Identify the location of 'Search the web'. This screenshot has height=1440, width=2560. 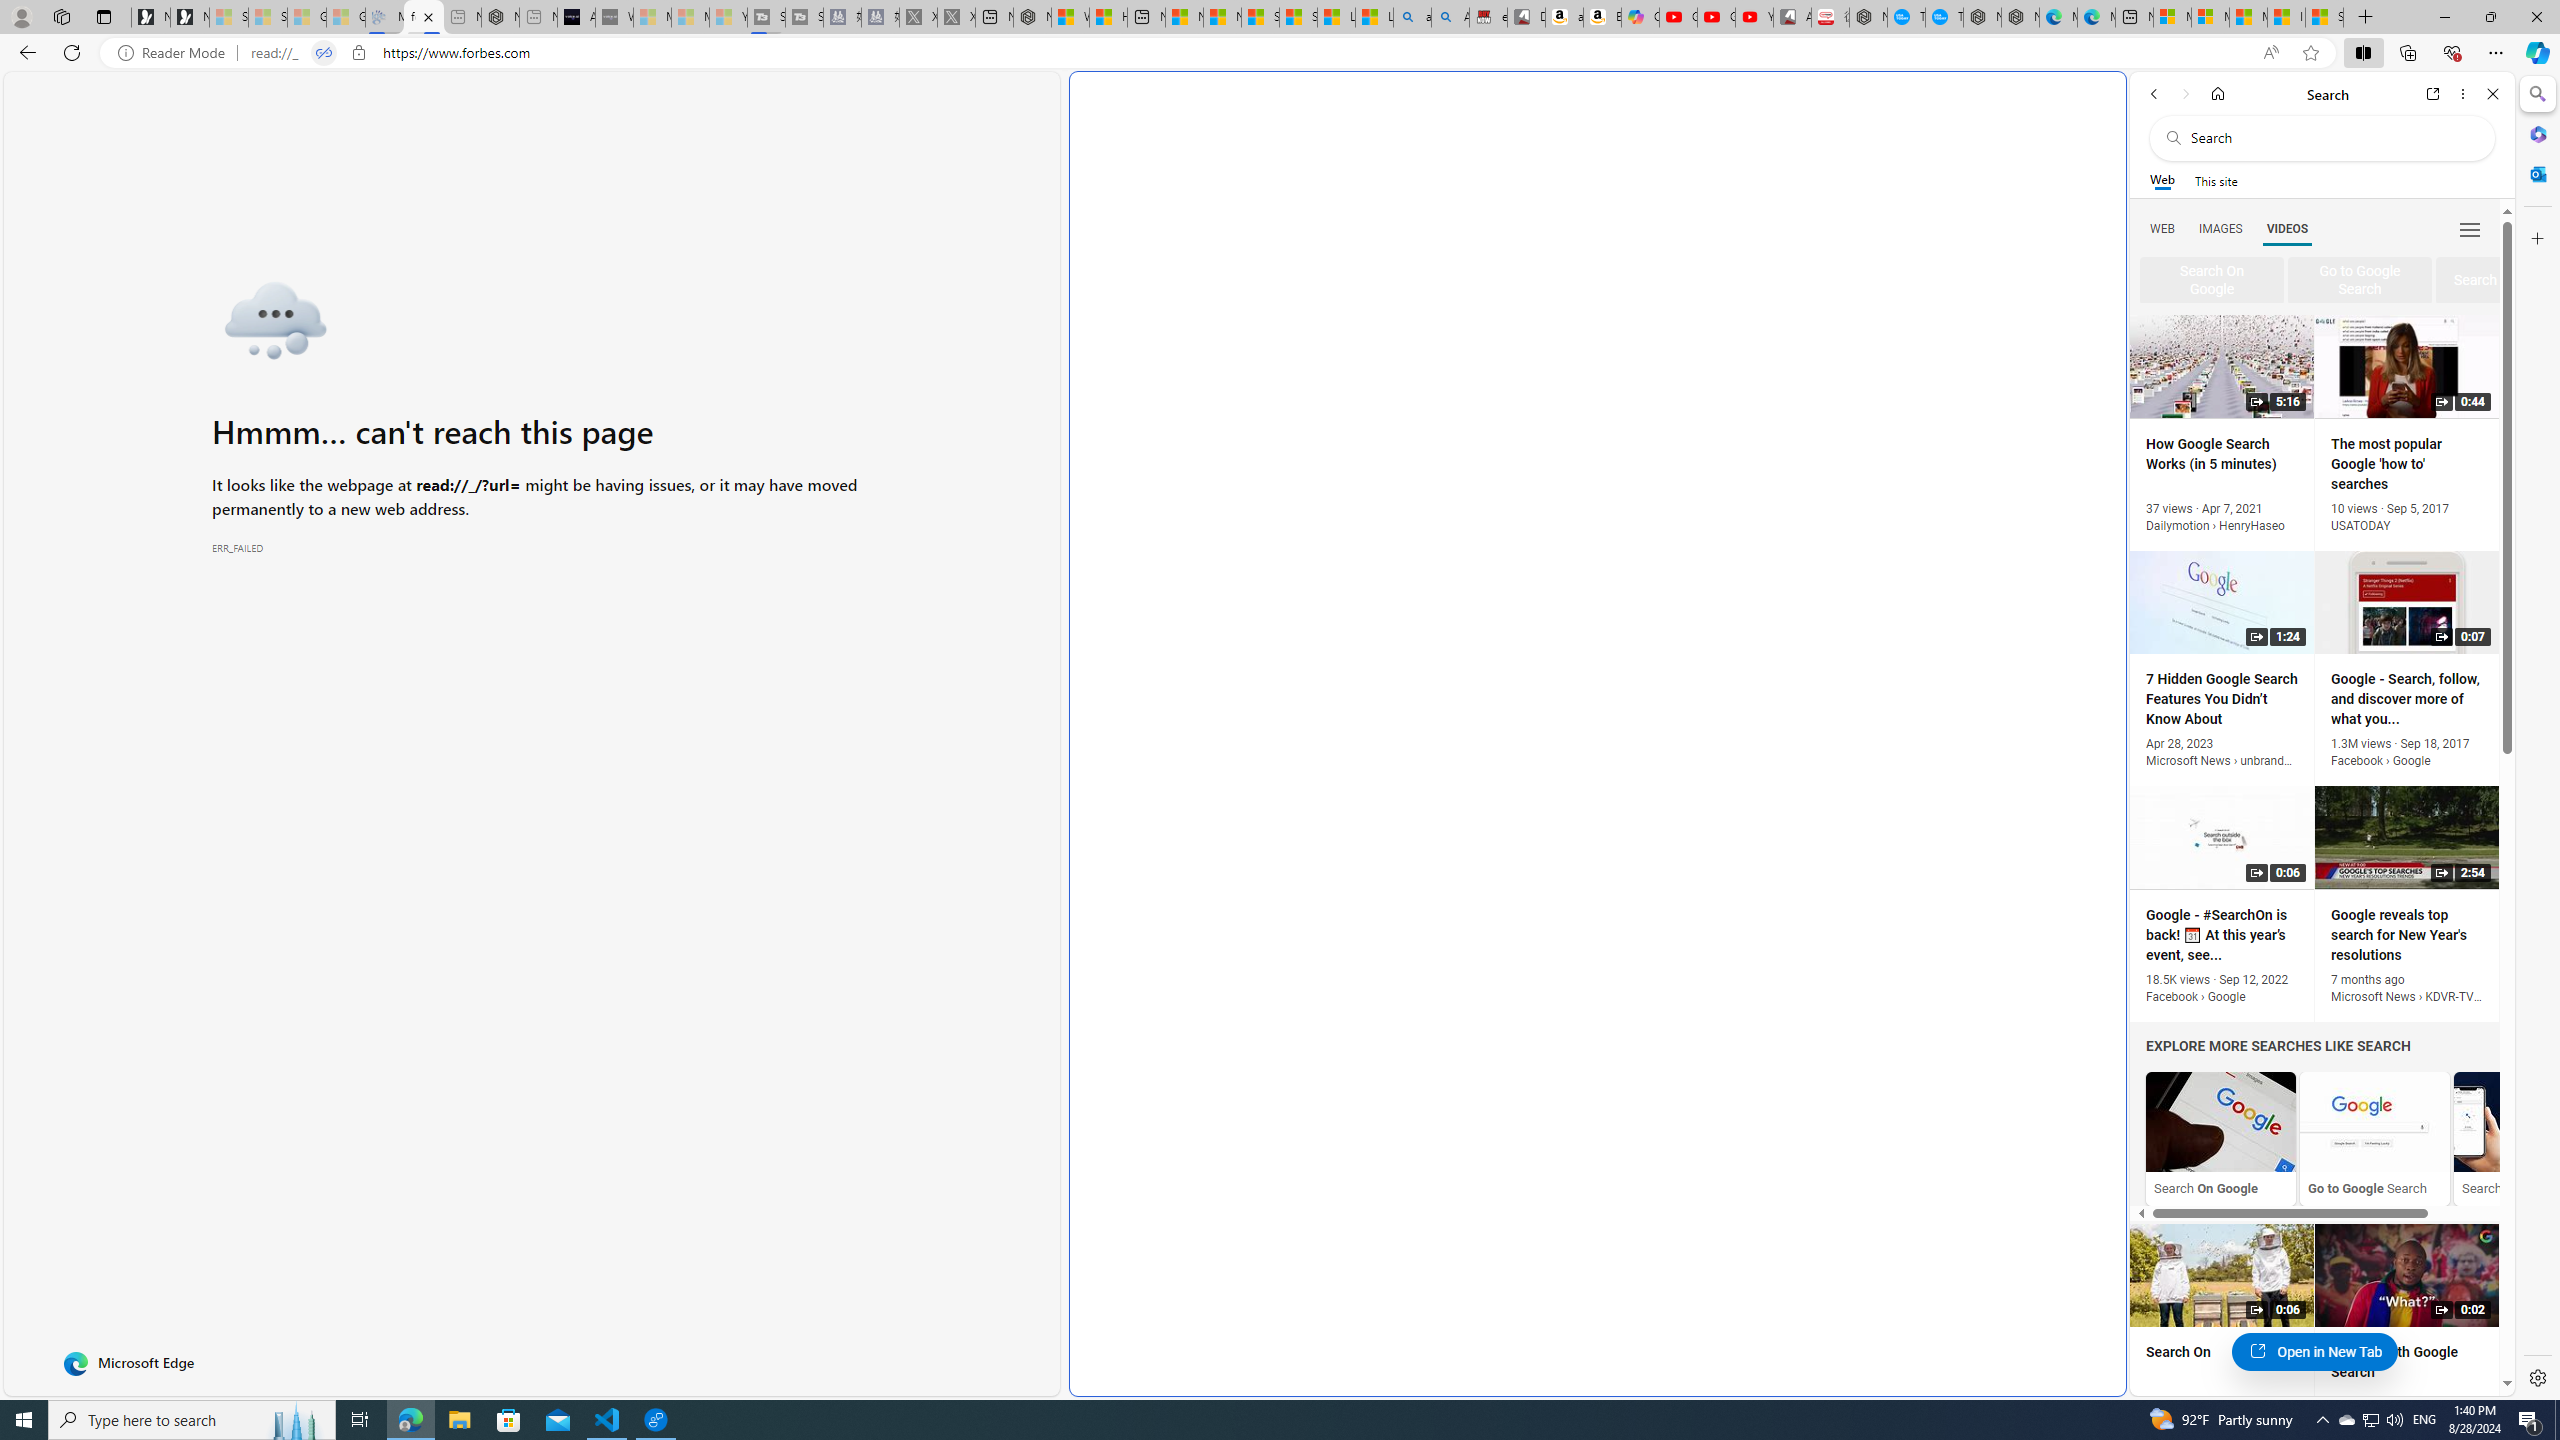
(2331, 137).